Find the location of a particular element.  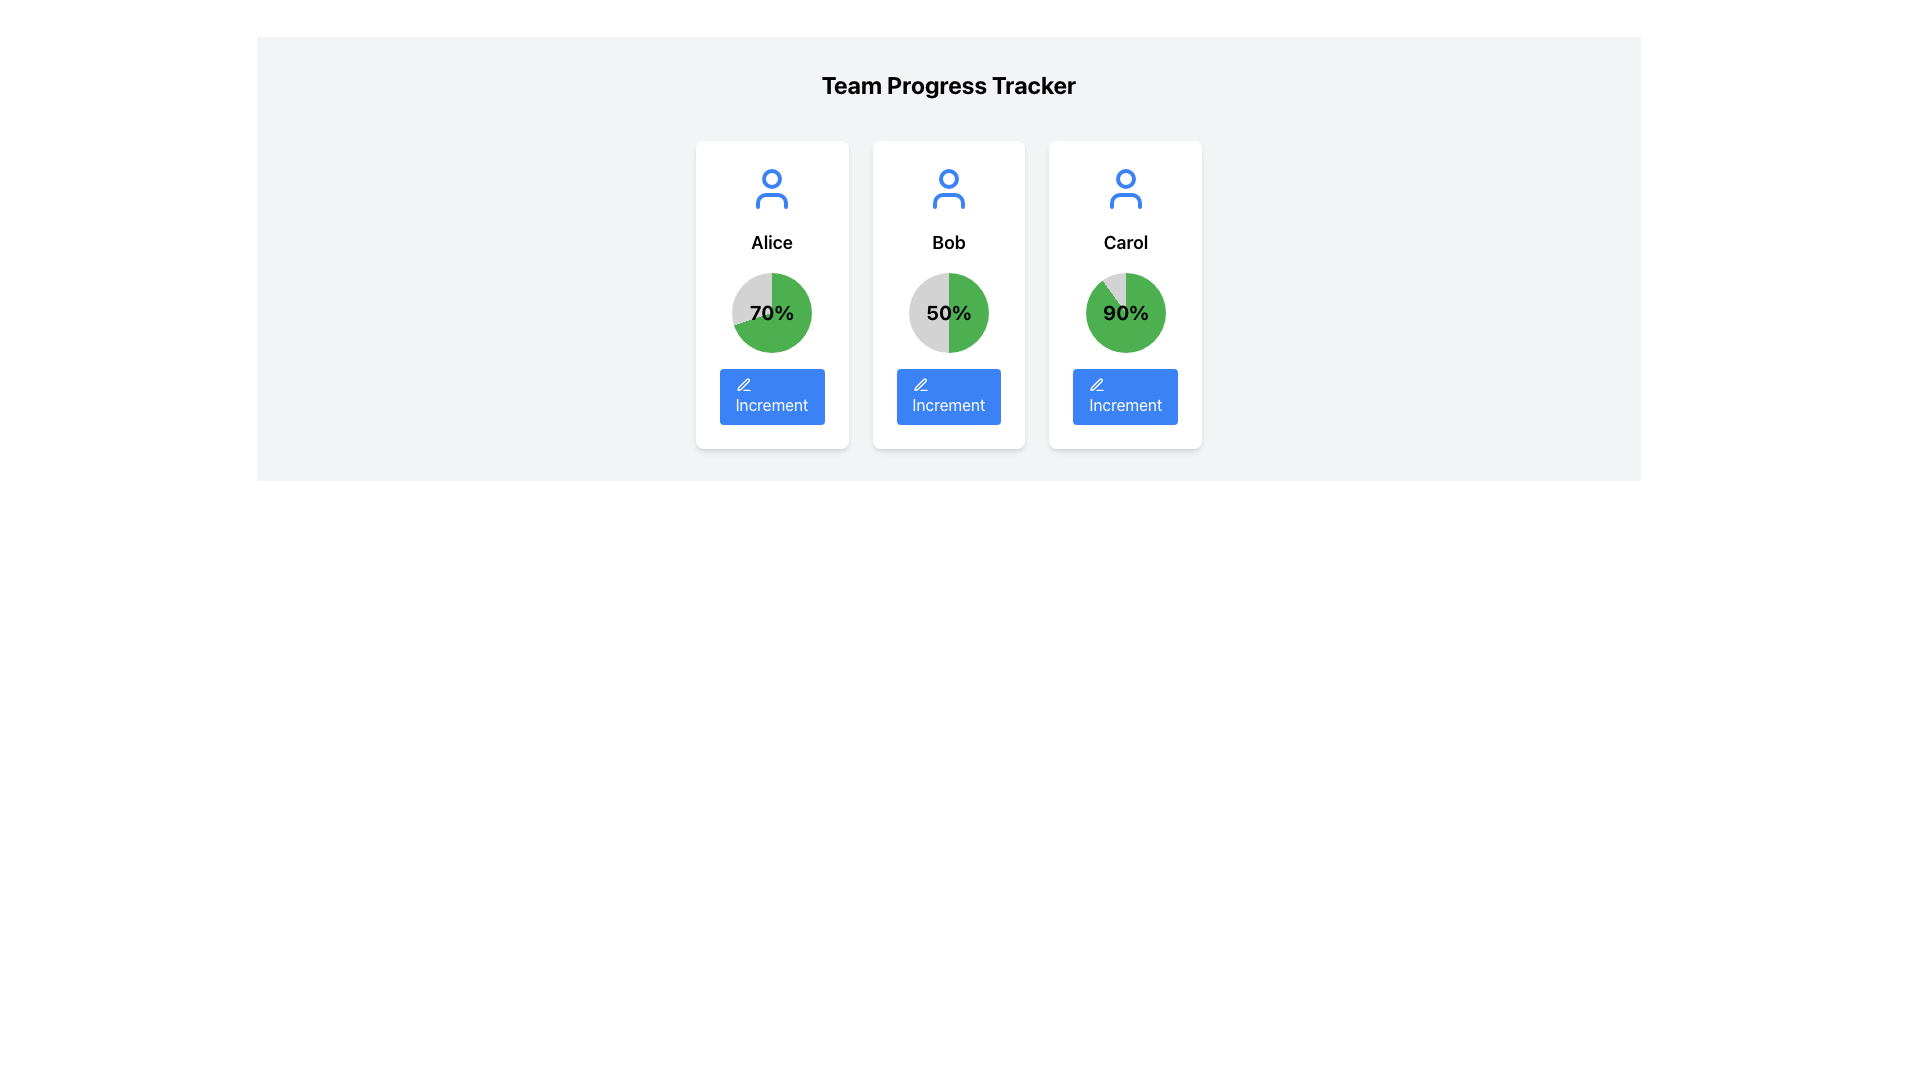

the bold and large-sized text displaying '50%' located centrally within the circular area of the middle card associated with 'Bob' is located at coordinates (948, 312).